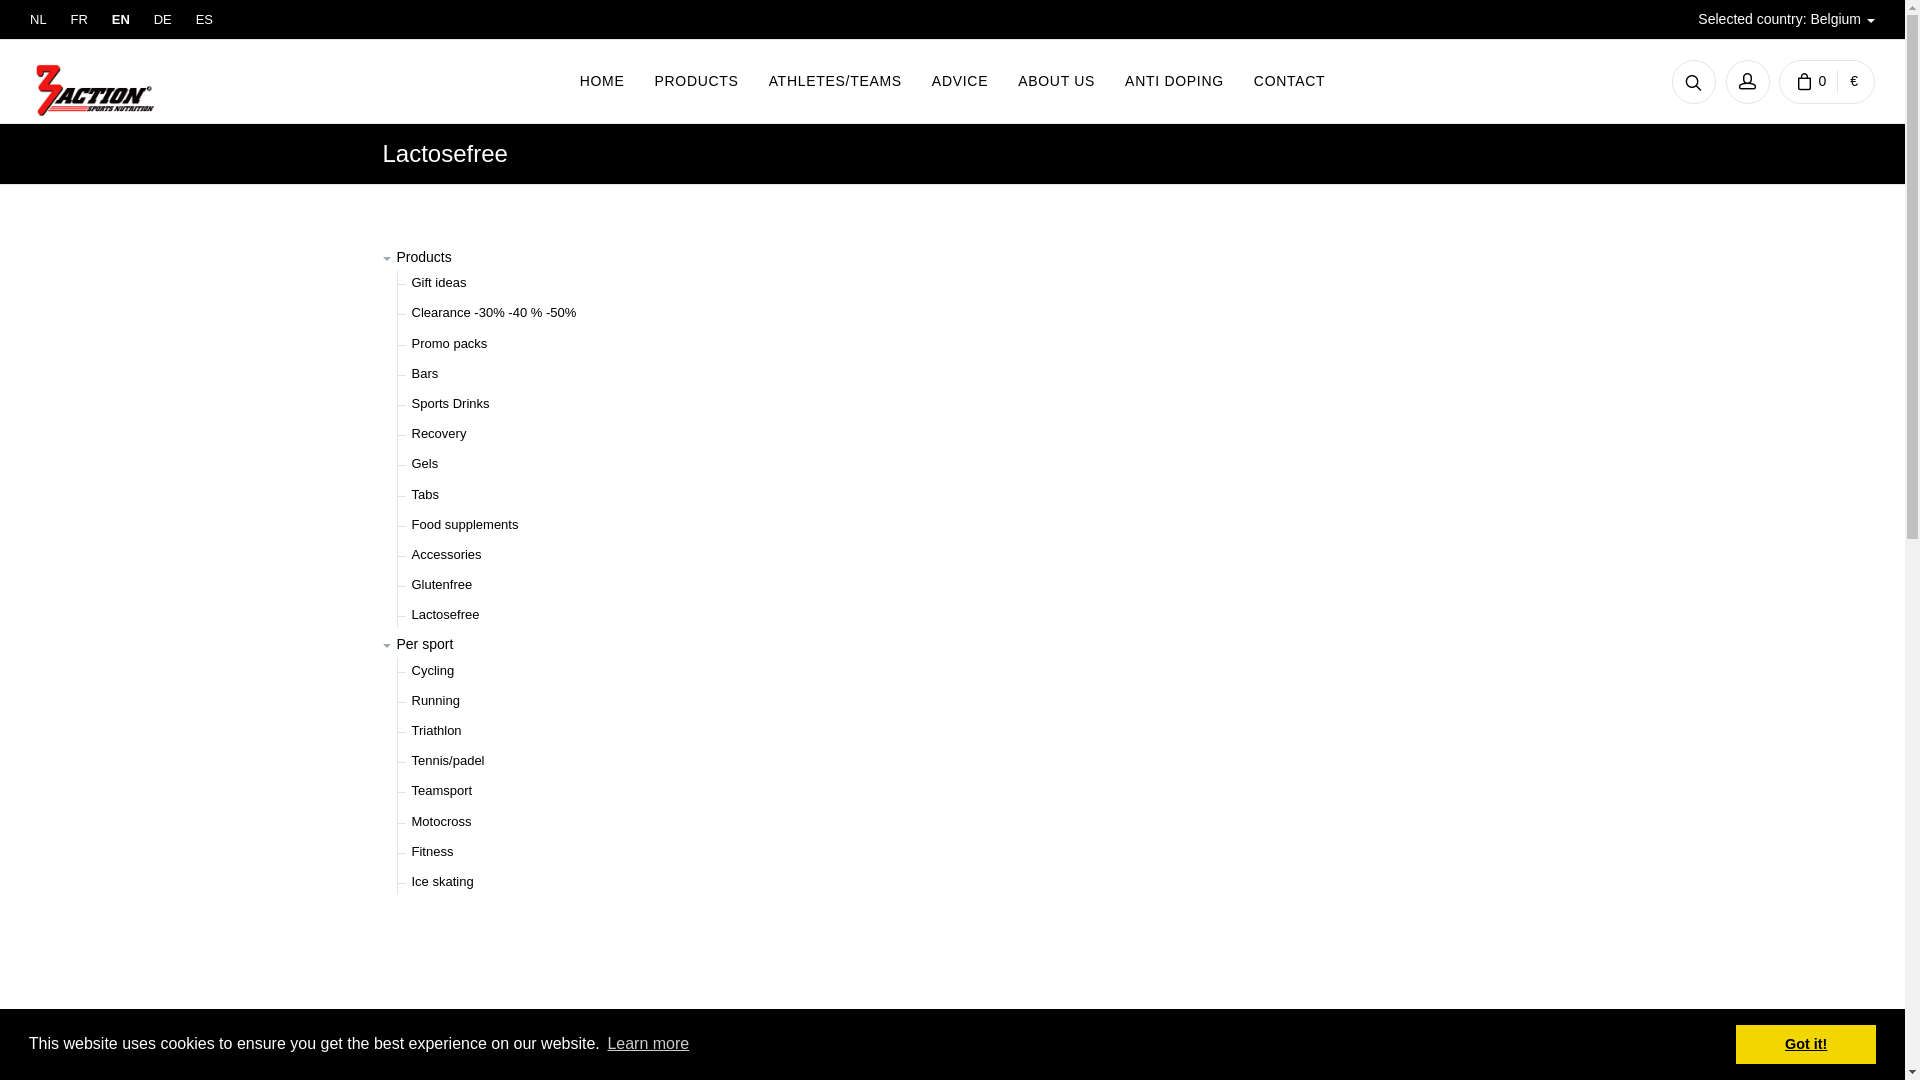  I want to click on 'Triathlon', so click(435, 730).